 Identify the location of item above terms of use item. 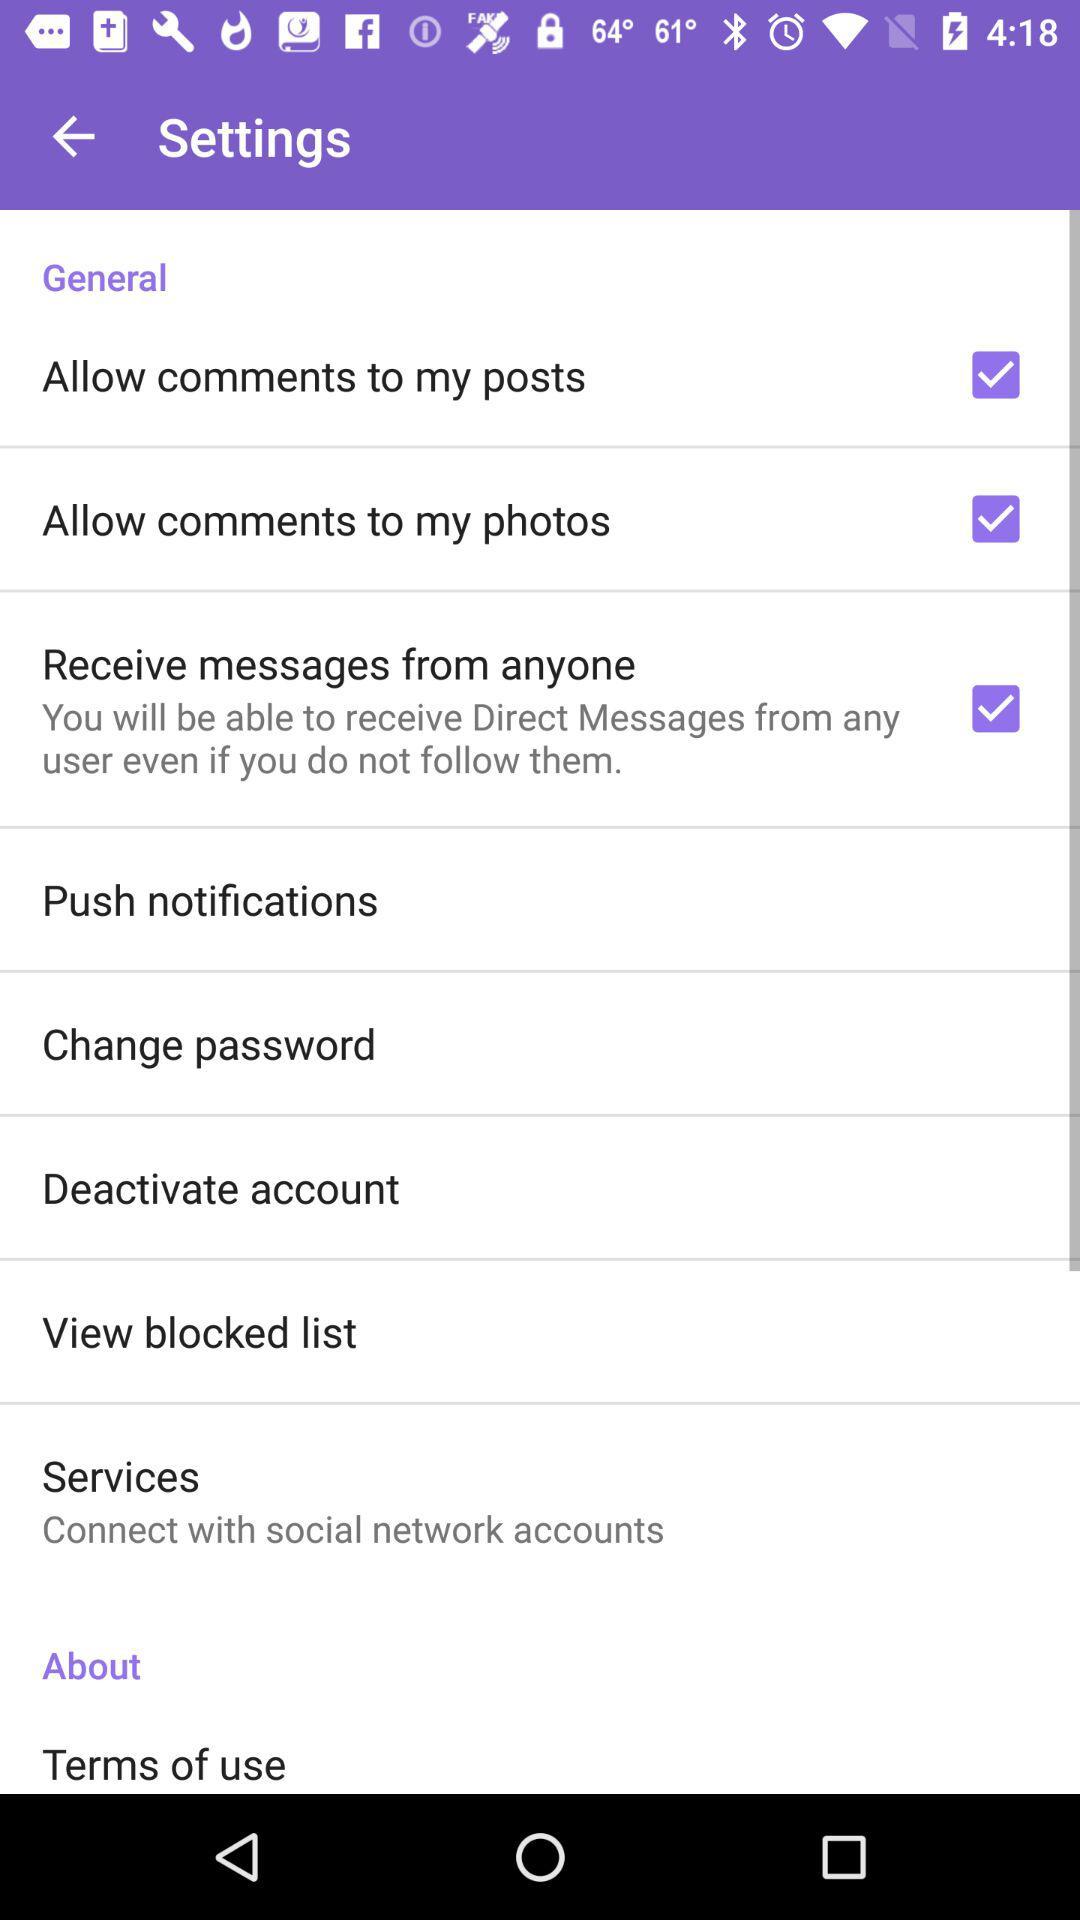
(540, 1644).